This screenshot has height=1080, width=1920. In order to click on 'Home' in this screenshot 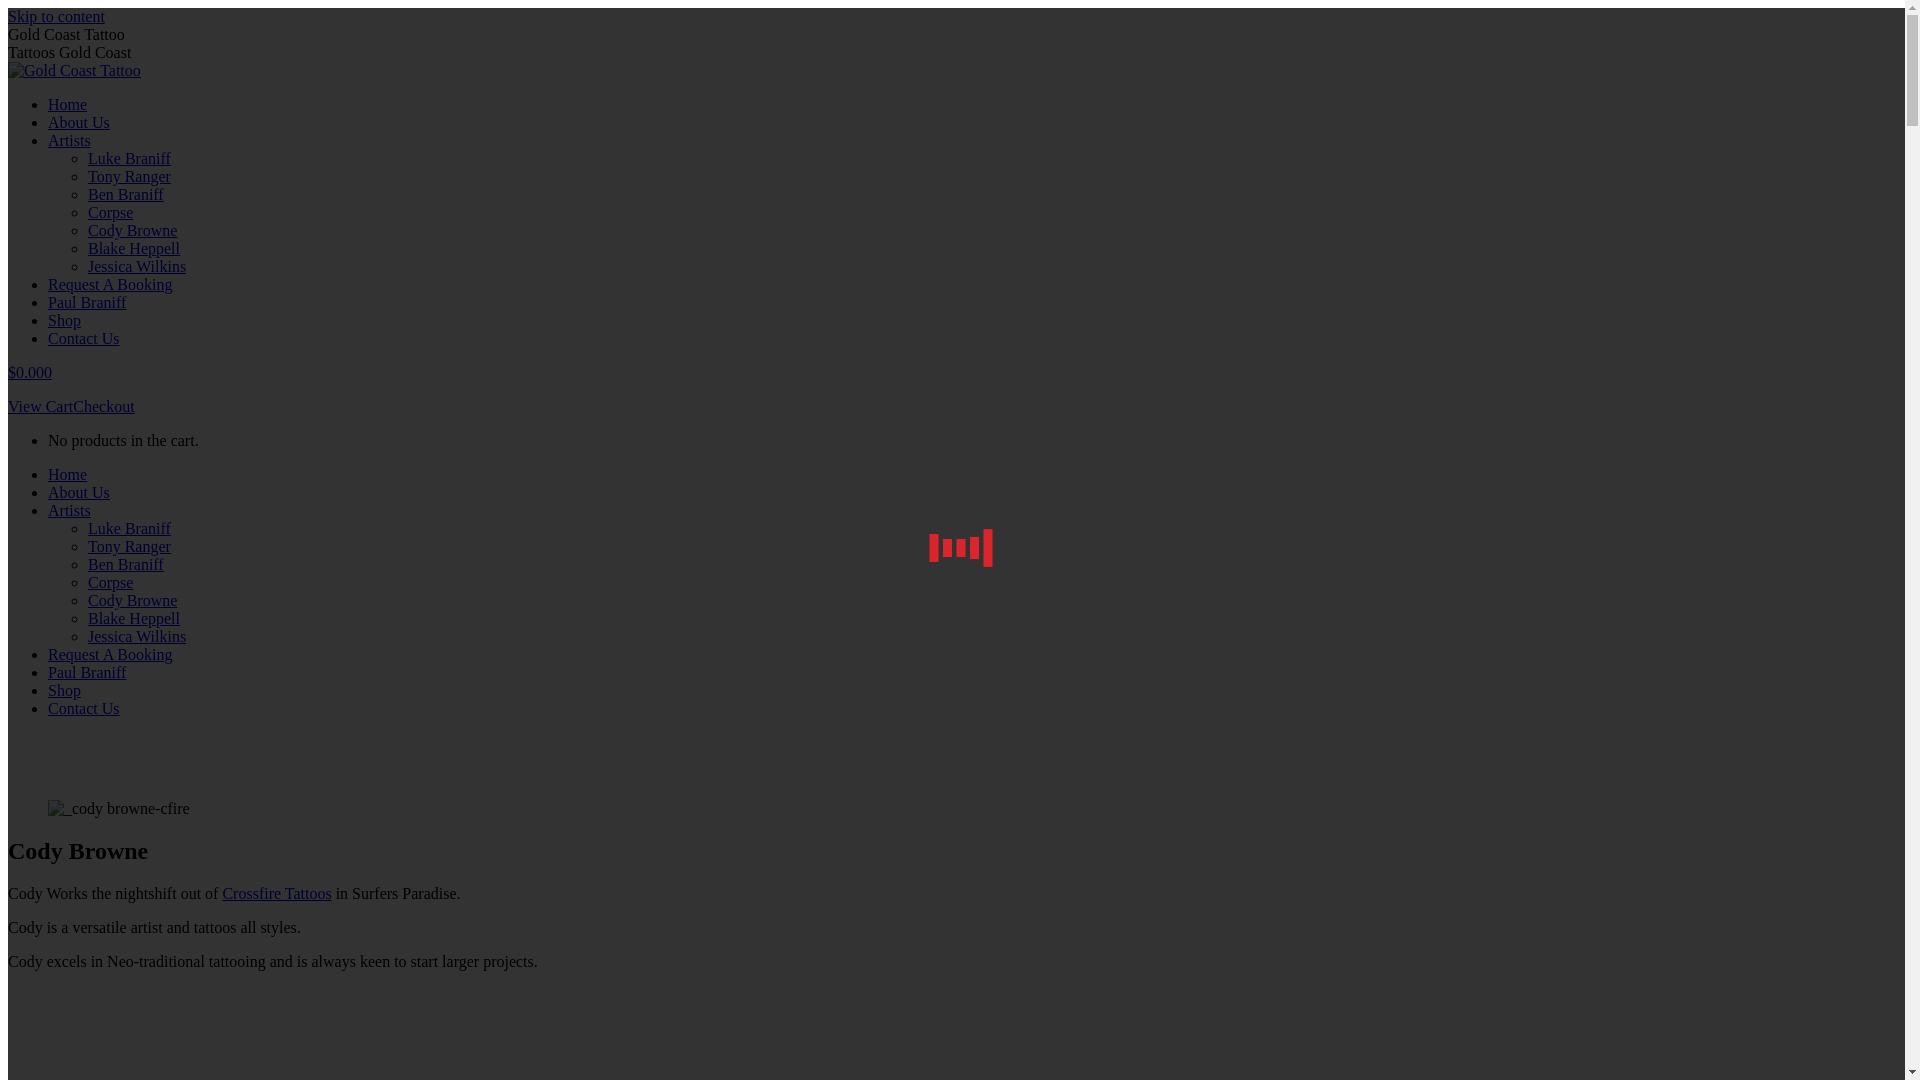, I will do `click(67, 474)`.